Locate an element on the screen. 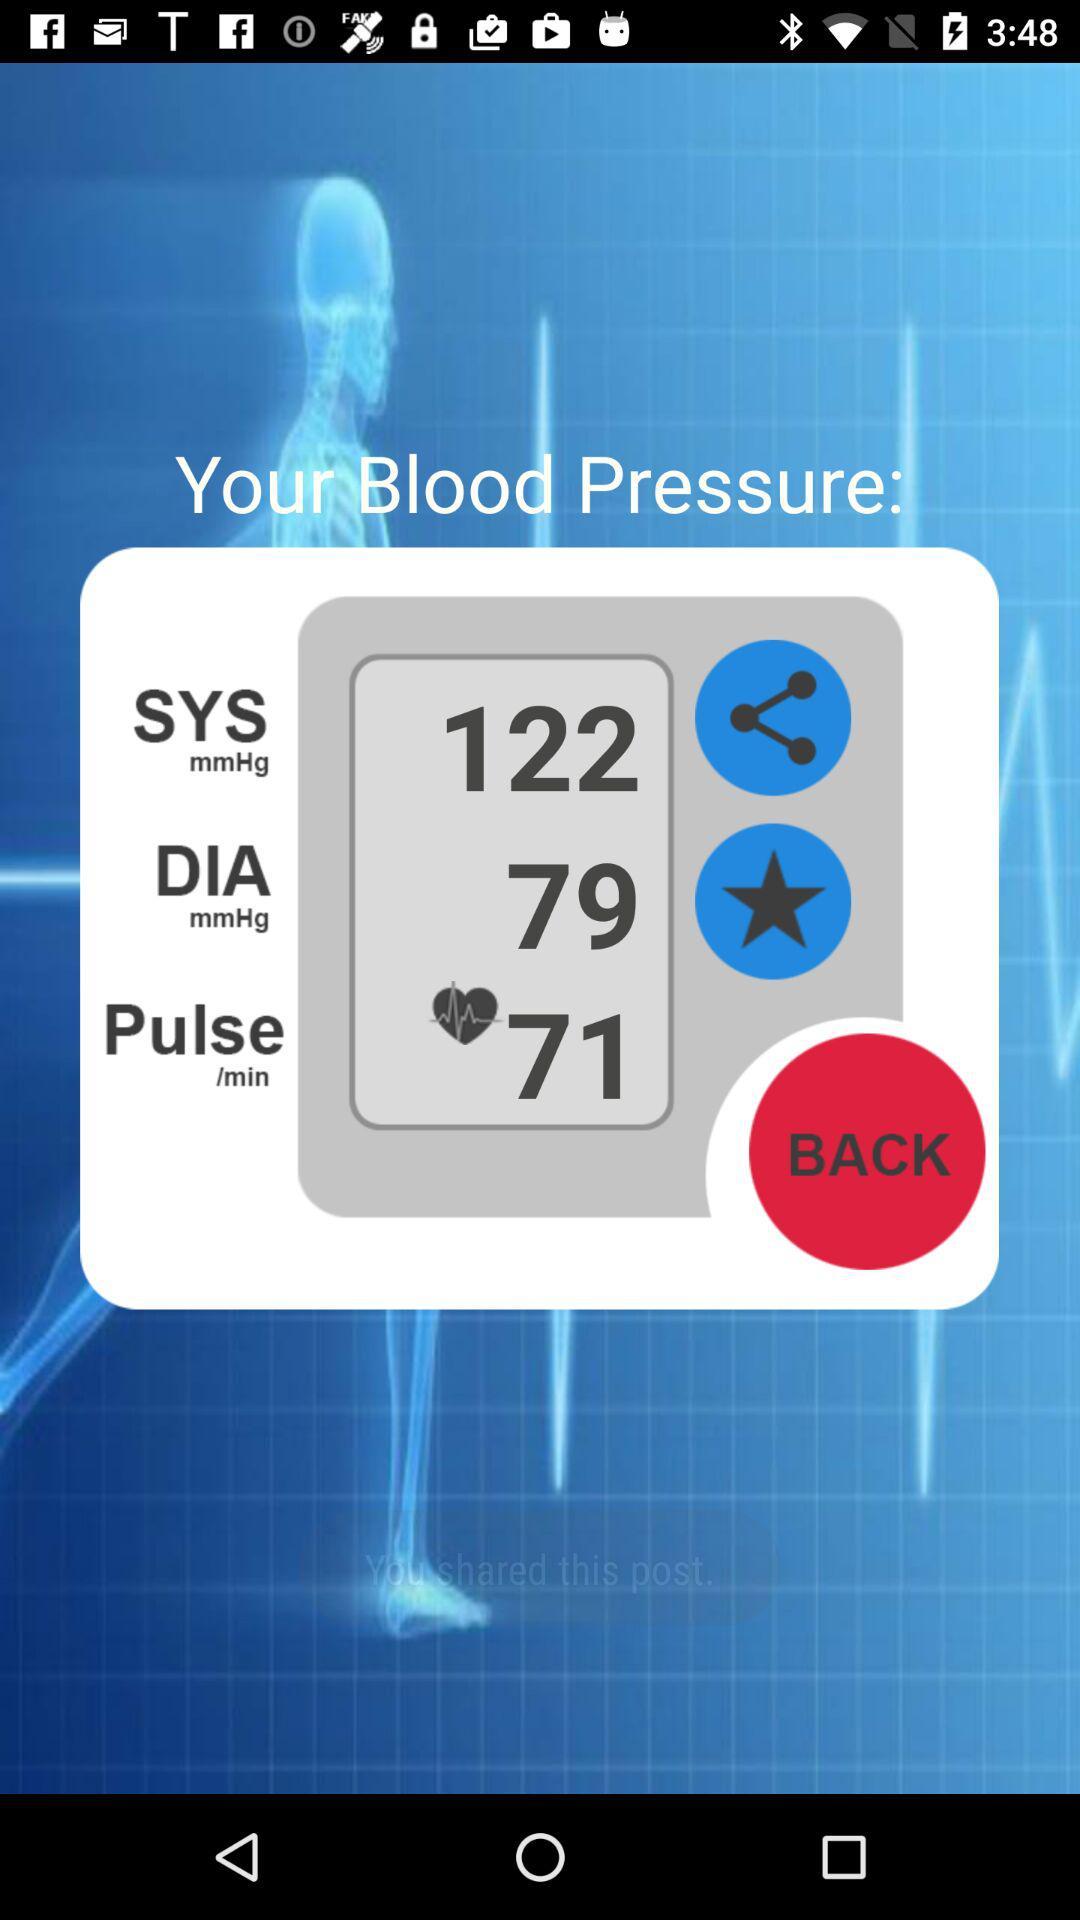  blood pressure is located at coordinates (772, 901).